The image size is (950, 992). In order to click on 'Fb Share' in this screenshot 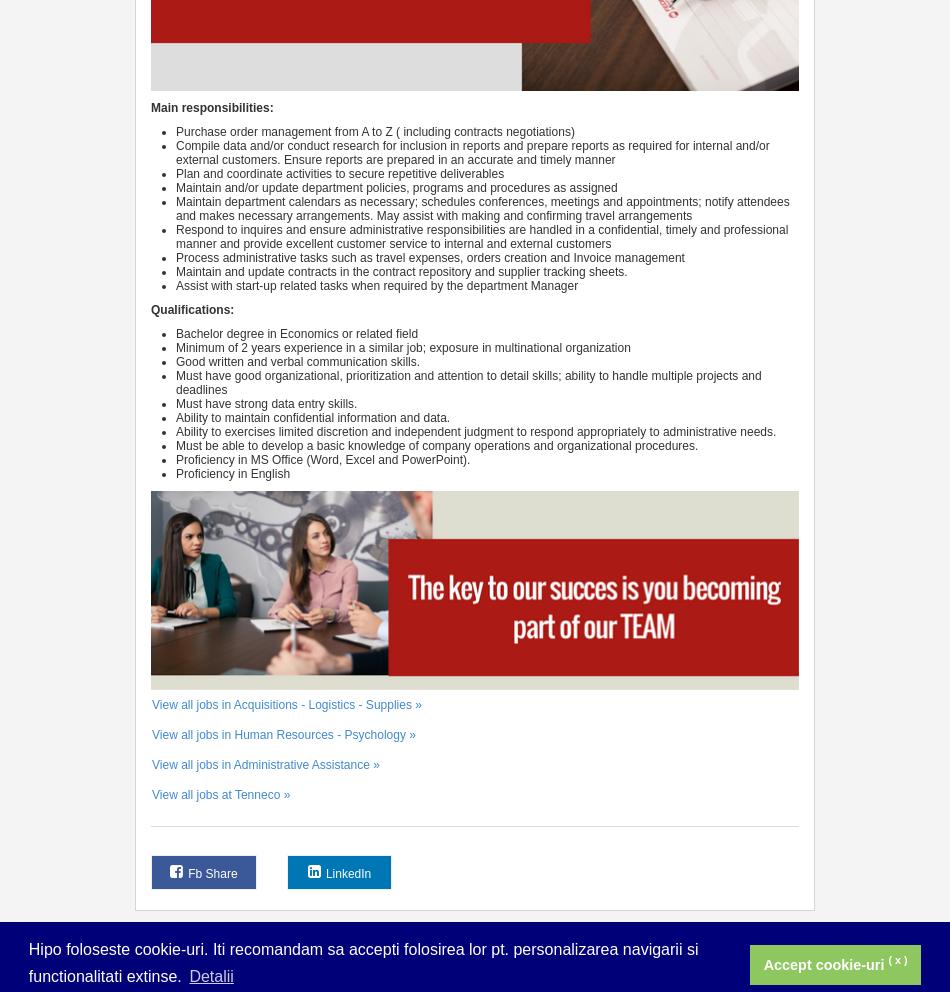, I will do `click(212, 873)`.